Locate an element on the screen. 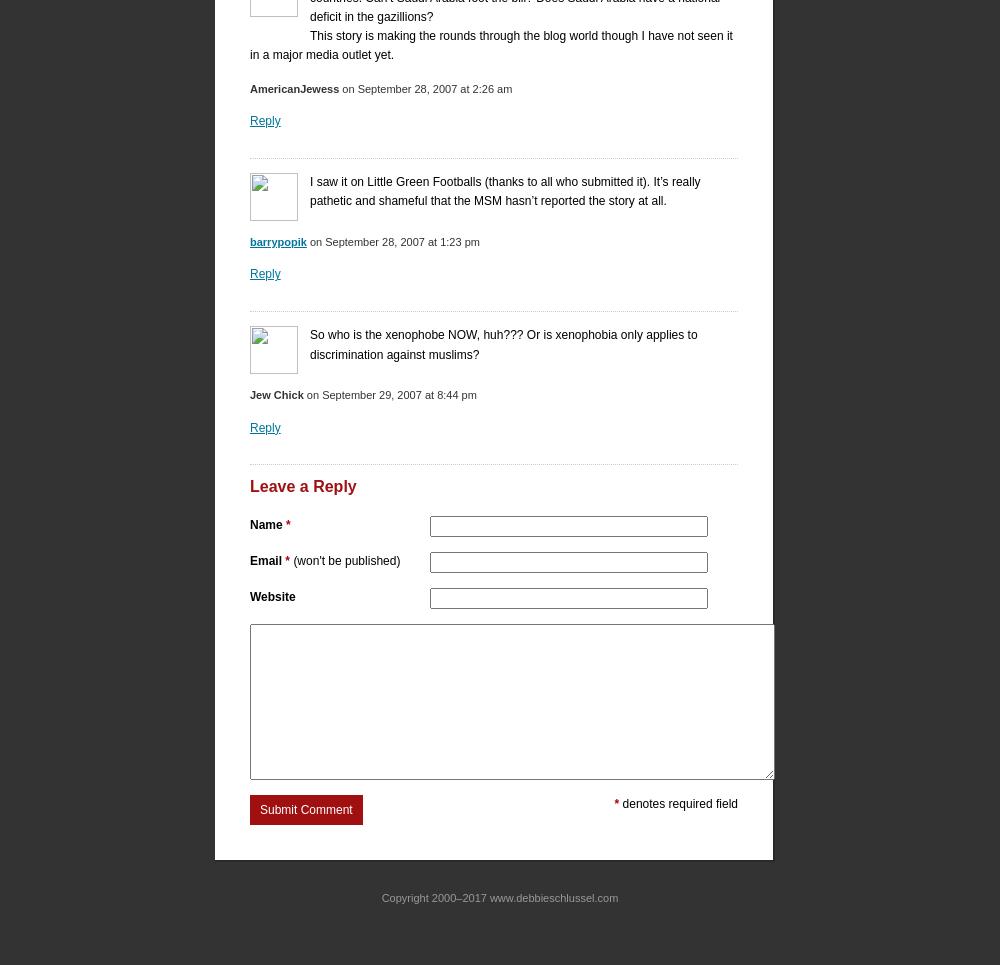  'barrypopik' is located at coordinates (278, 239).